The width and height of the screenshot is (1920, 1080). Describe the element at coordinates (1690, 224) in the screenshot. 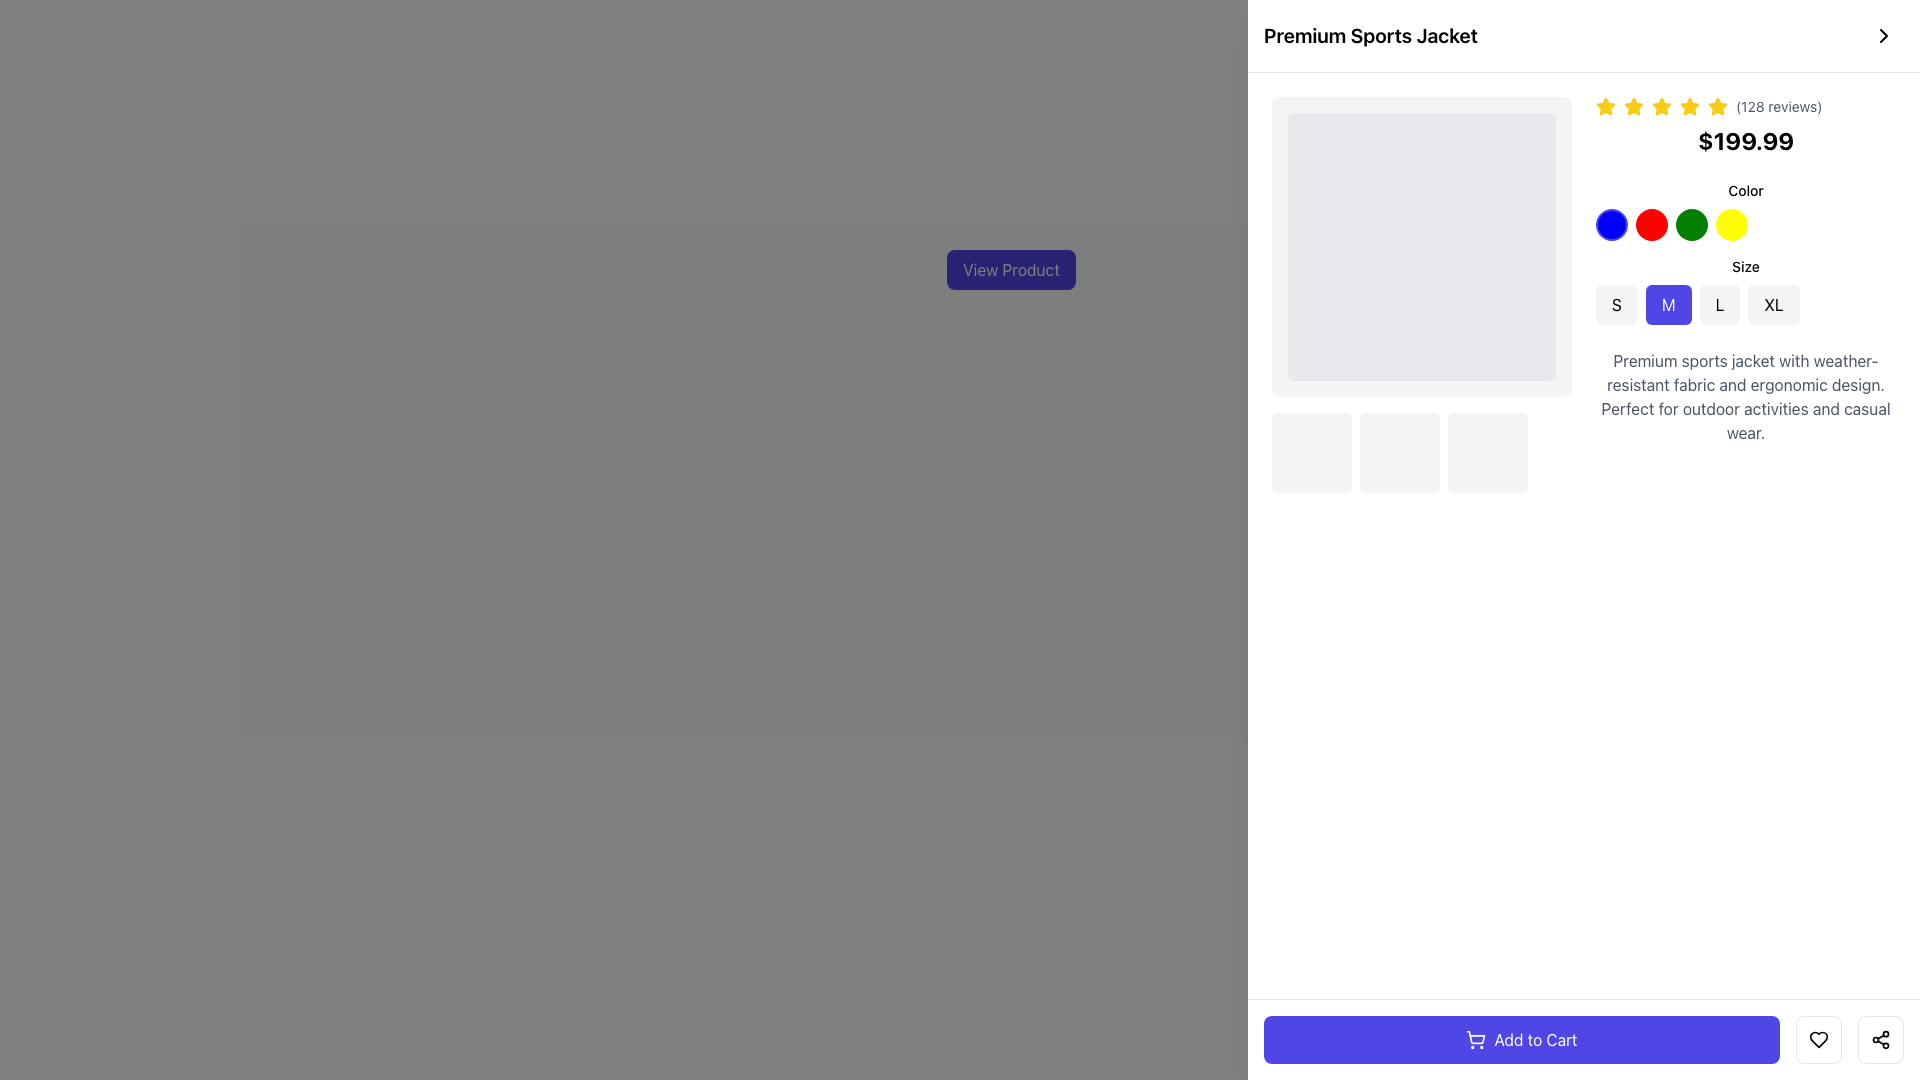

I see `the third circular button from the left in the color selection options` at that location.